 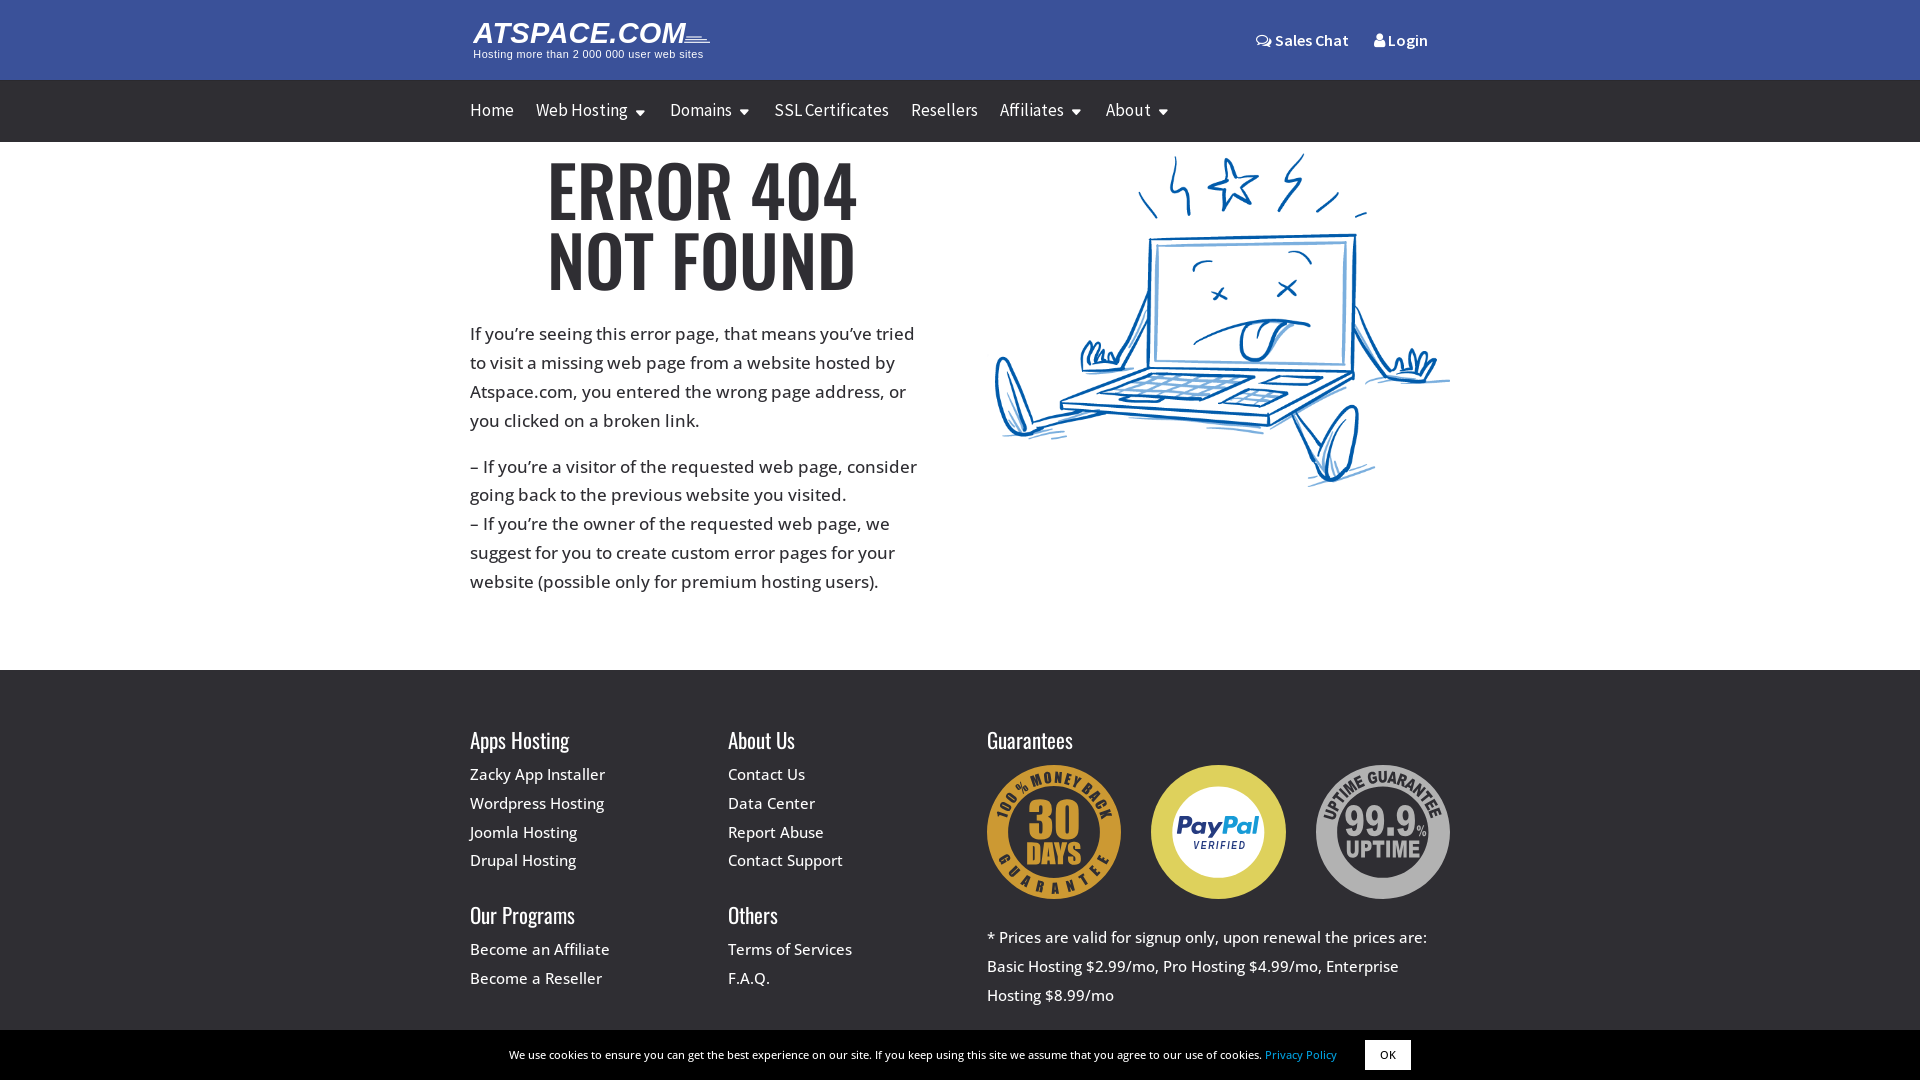 What do you see at coordinates (775, 832) in the screenshot?
I see `'Report Abuse'` at bounding box center [775, 832].